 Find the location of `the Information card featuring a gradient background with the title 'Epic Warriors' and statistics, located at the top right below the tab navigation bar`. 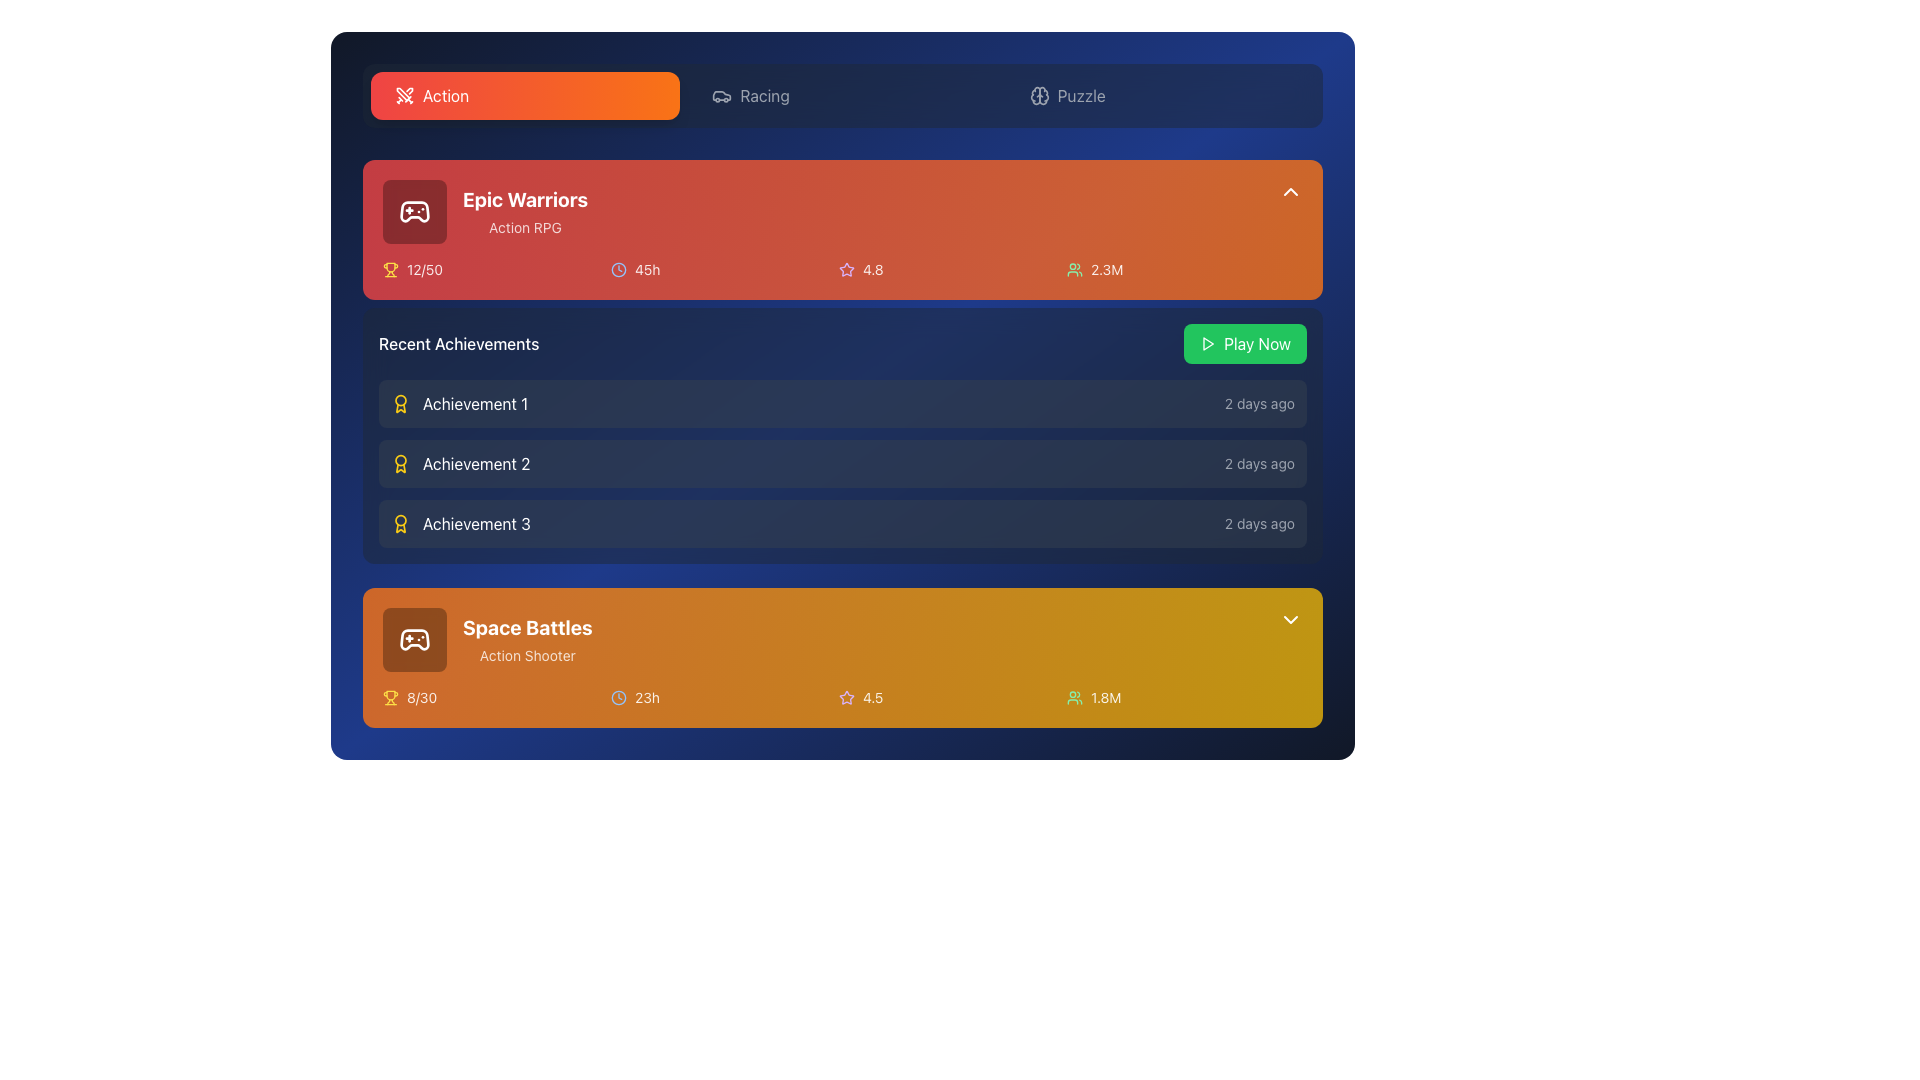

the Information card featuring a gradient background with the title 'Epic Warriors' and statistics, located at the top right below the tab navigation bar is located at coordinates (843, 229).